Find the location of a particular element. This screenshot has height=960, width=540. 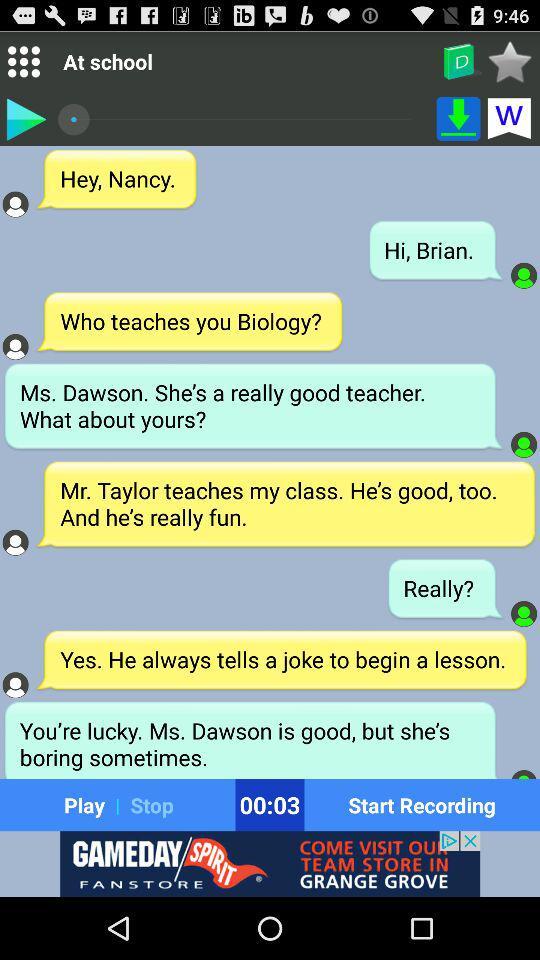

the dialpad icon is located at coordinates (22, 66).